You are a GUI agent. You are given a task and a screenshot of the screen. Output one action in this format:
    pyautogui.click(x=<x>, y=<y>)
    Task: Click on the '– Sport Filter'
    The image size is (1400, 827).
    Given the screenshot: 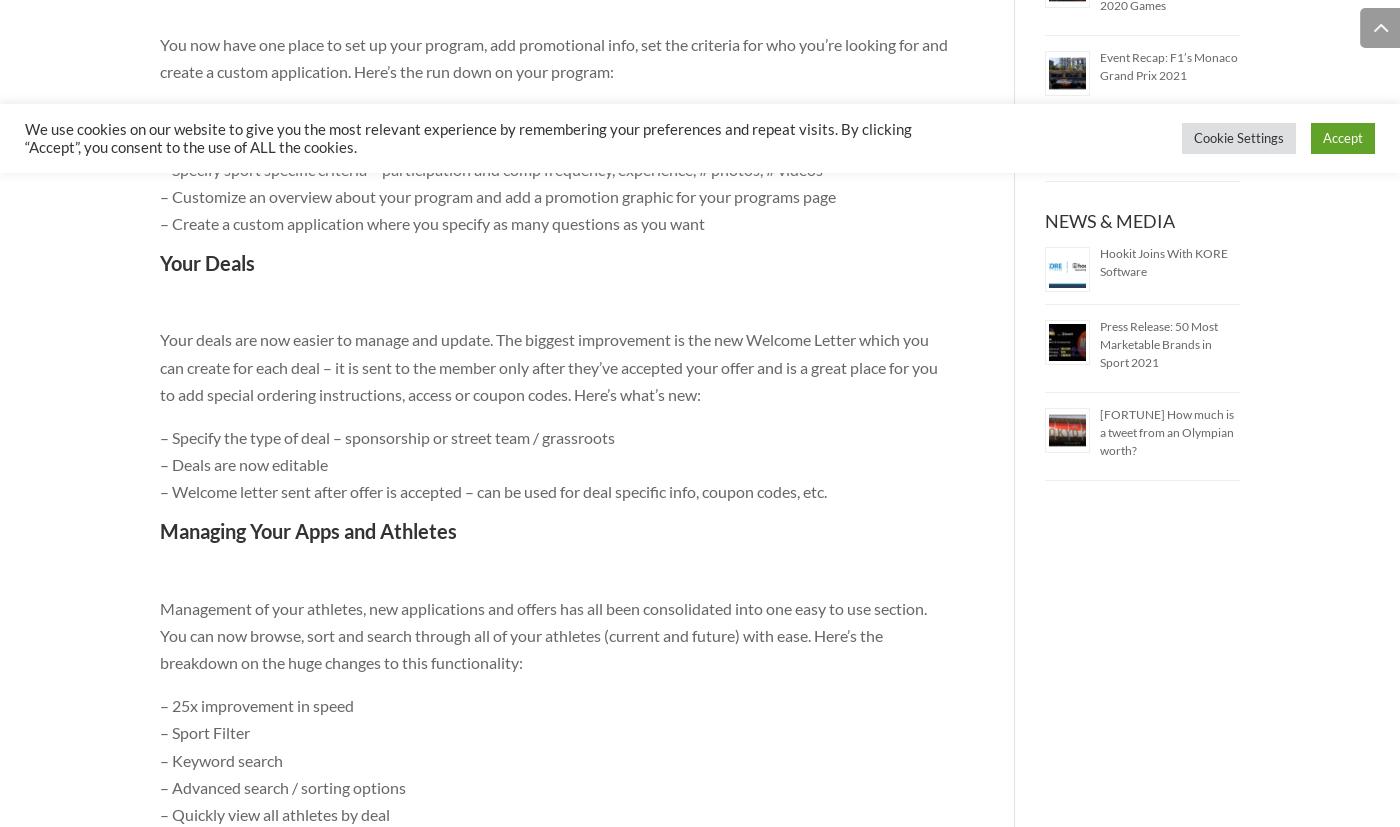 What is the action you would take?
    pyautogui.click(x=204, y=732)
    